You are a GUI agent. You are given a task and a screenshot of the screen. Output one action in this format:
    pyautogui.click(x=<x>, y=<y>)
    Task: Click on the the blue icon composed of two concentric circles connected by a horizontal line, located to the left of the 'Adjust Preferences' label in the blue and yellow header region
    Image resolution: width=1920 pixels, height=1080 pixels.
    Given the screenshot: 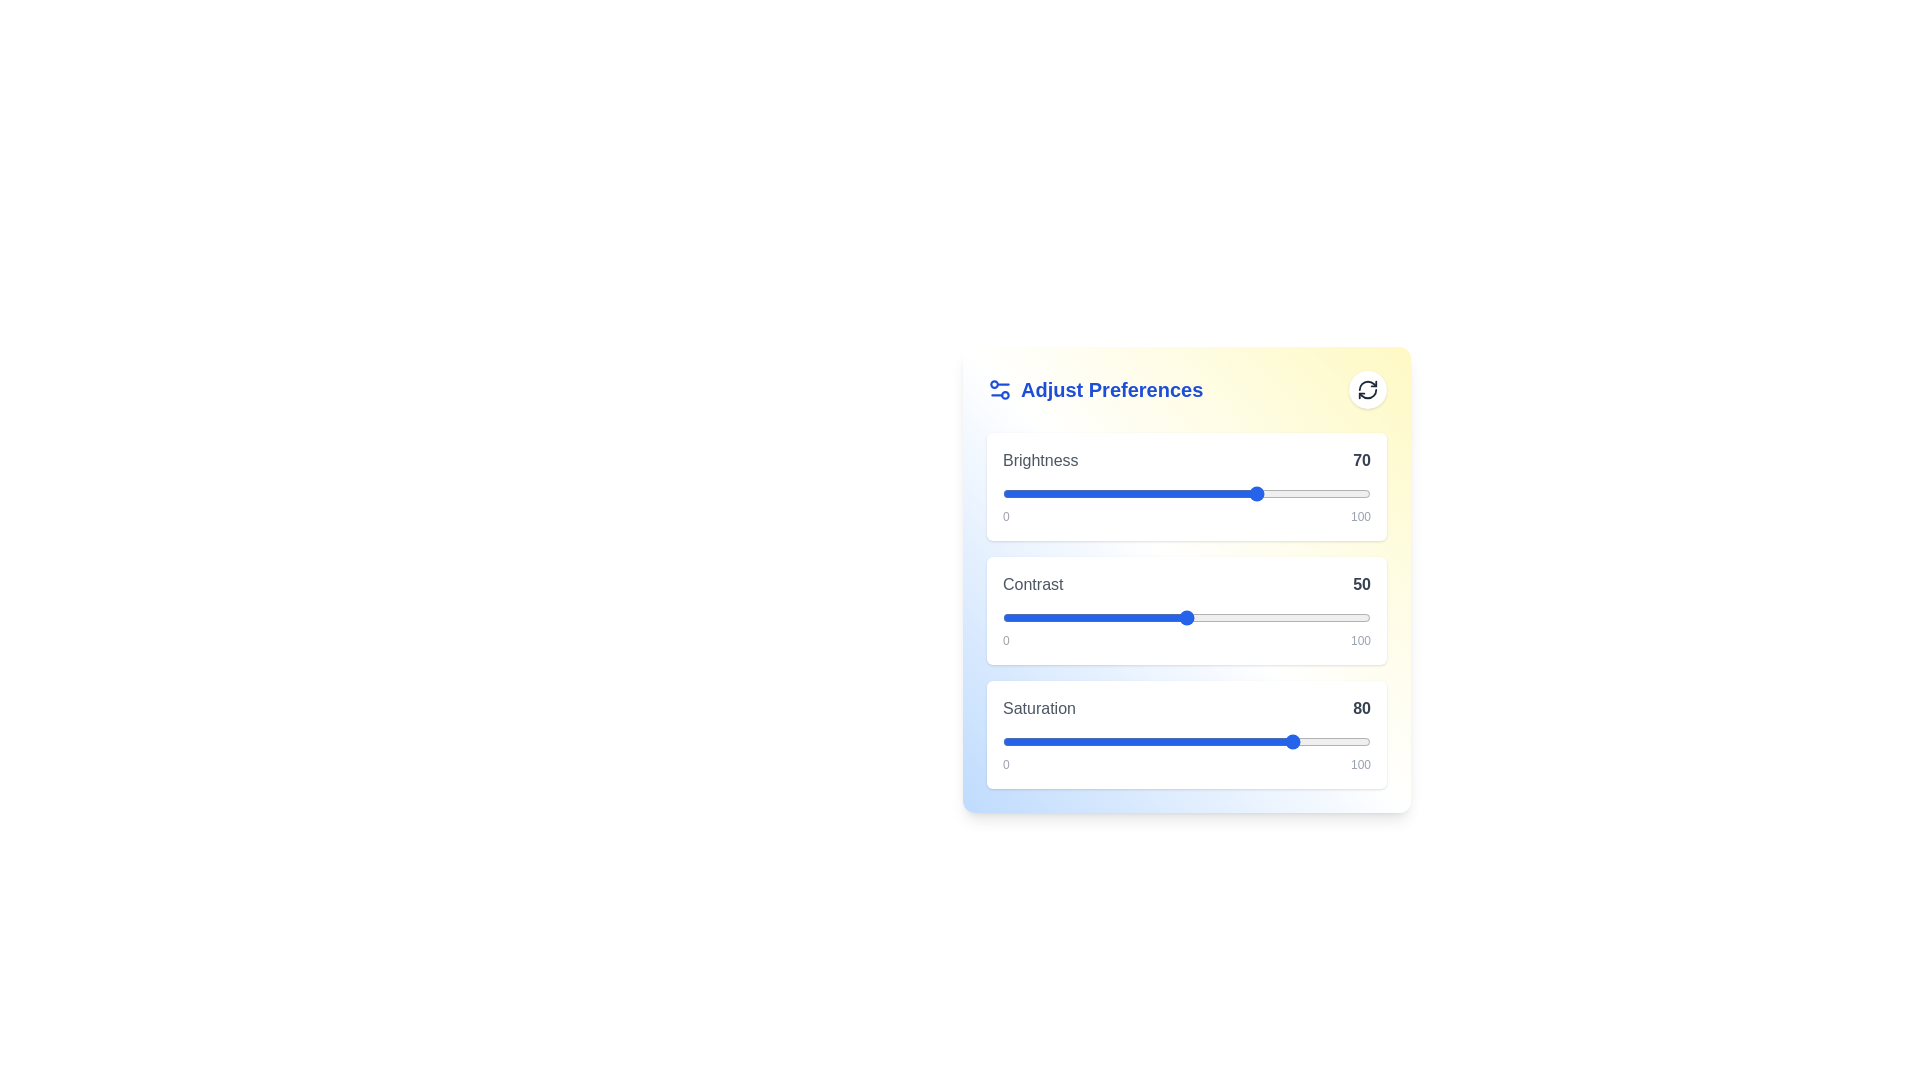 What is the action you would take?
    pyautogui.click(x=999, y=389)
    